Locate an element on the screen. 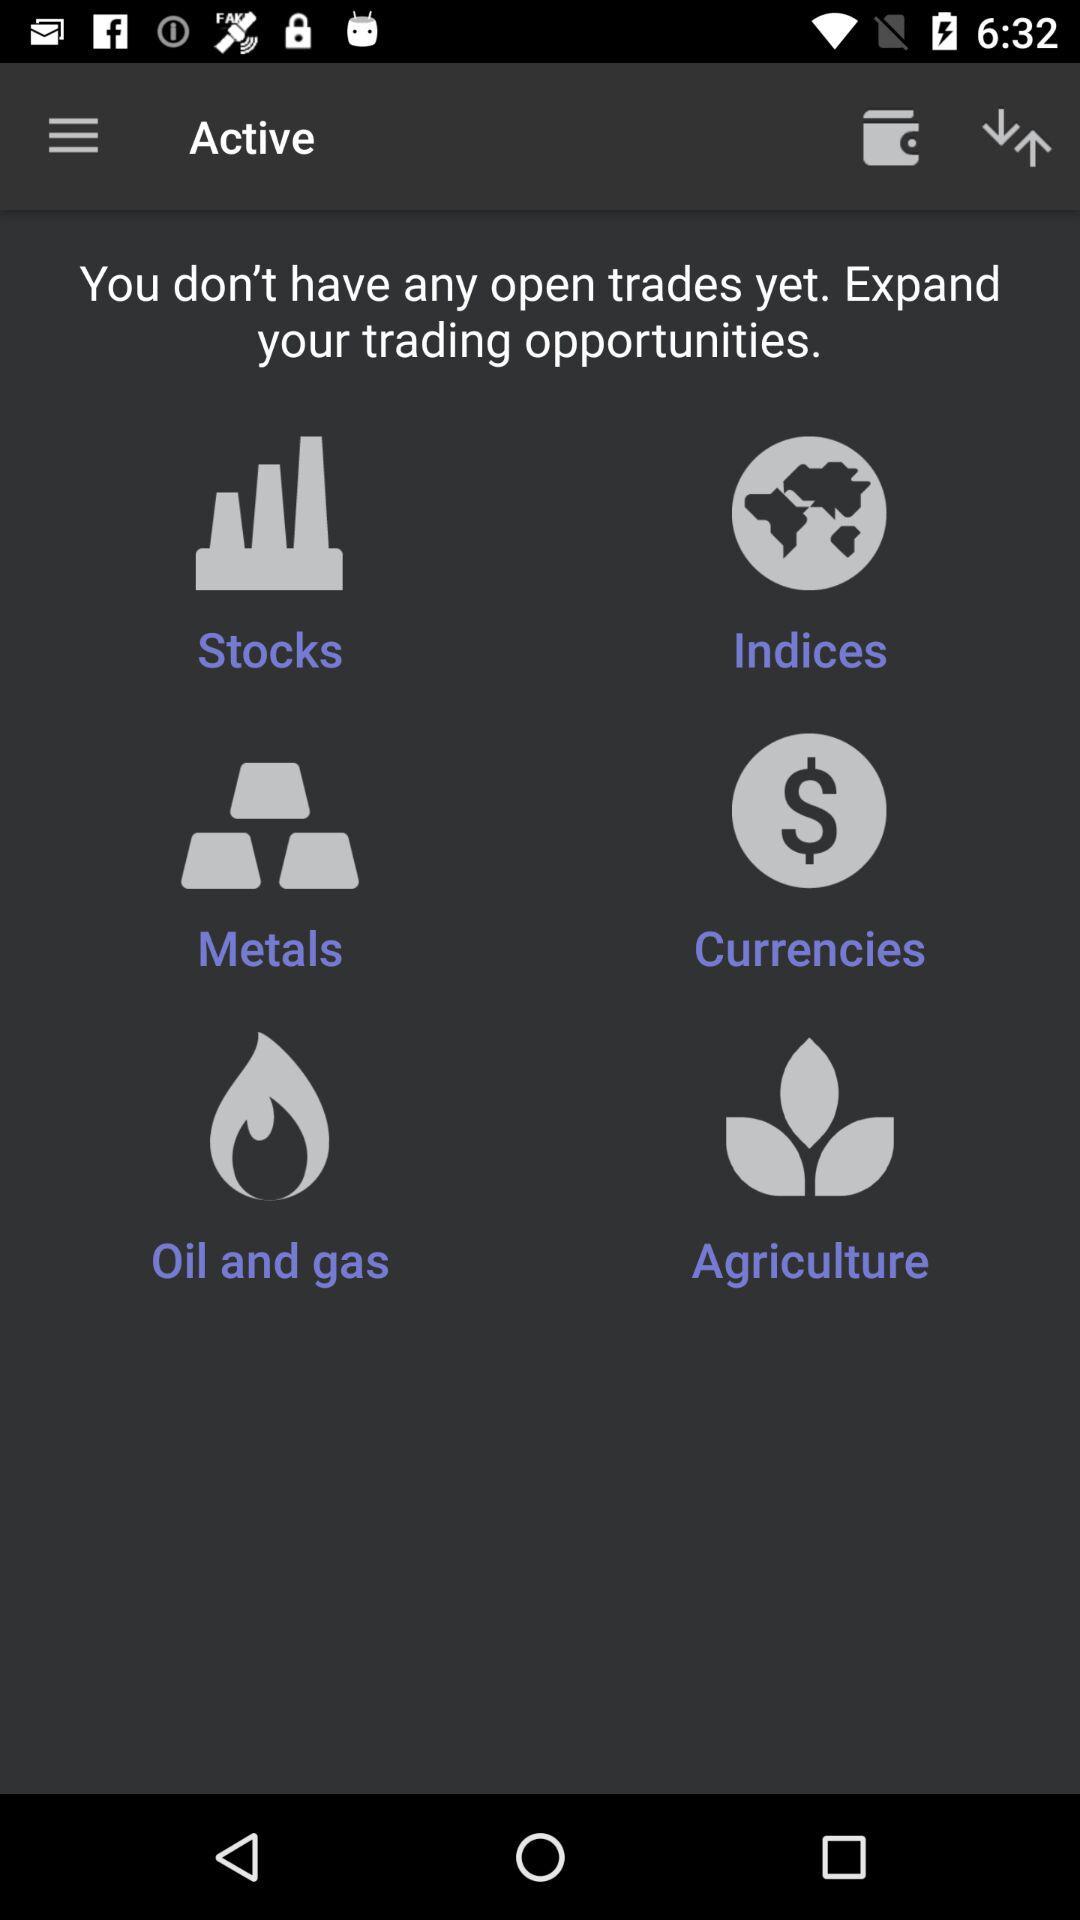 This screenshot has height=1920, width=1080. the icon below you don t is located at coordinates (270, 558).